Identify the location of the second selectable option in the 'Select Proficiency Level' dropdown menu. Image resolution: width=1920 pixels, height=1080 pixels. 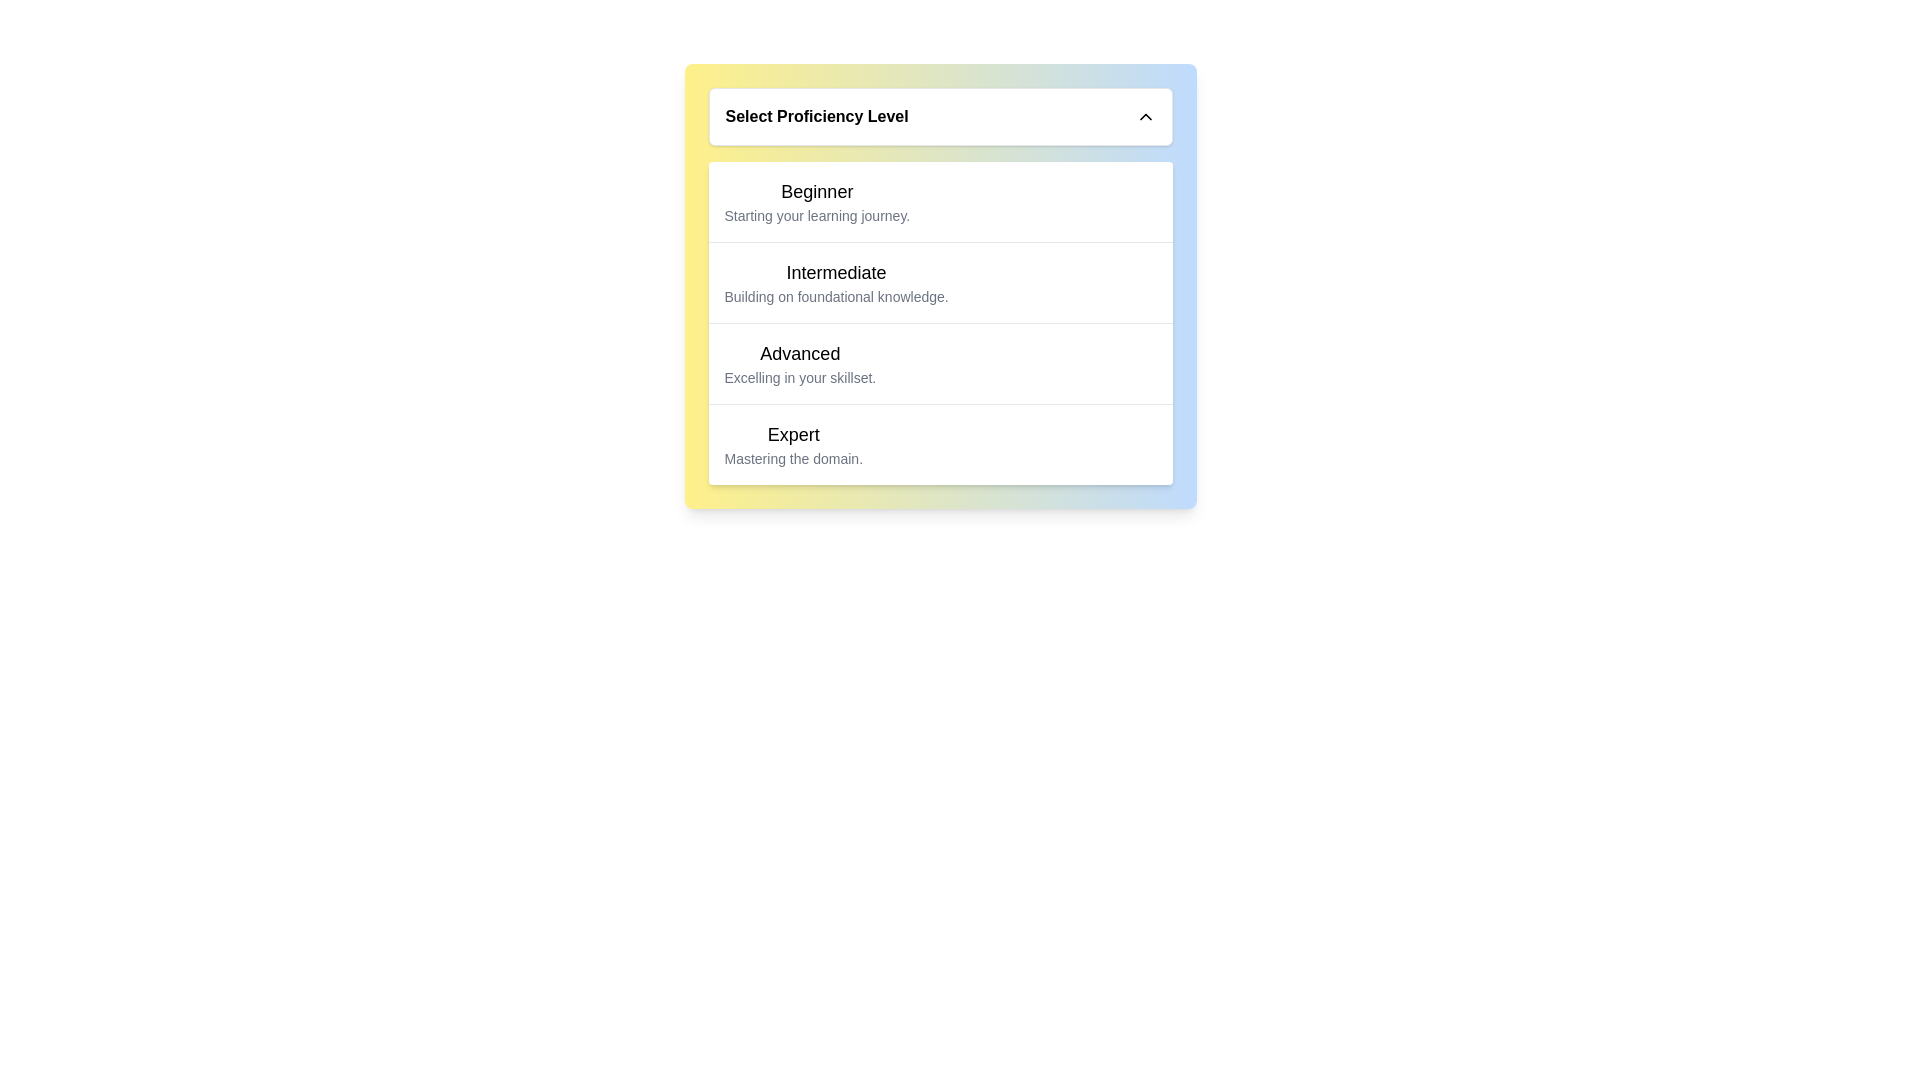
(836, 282).